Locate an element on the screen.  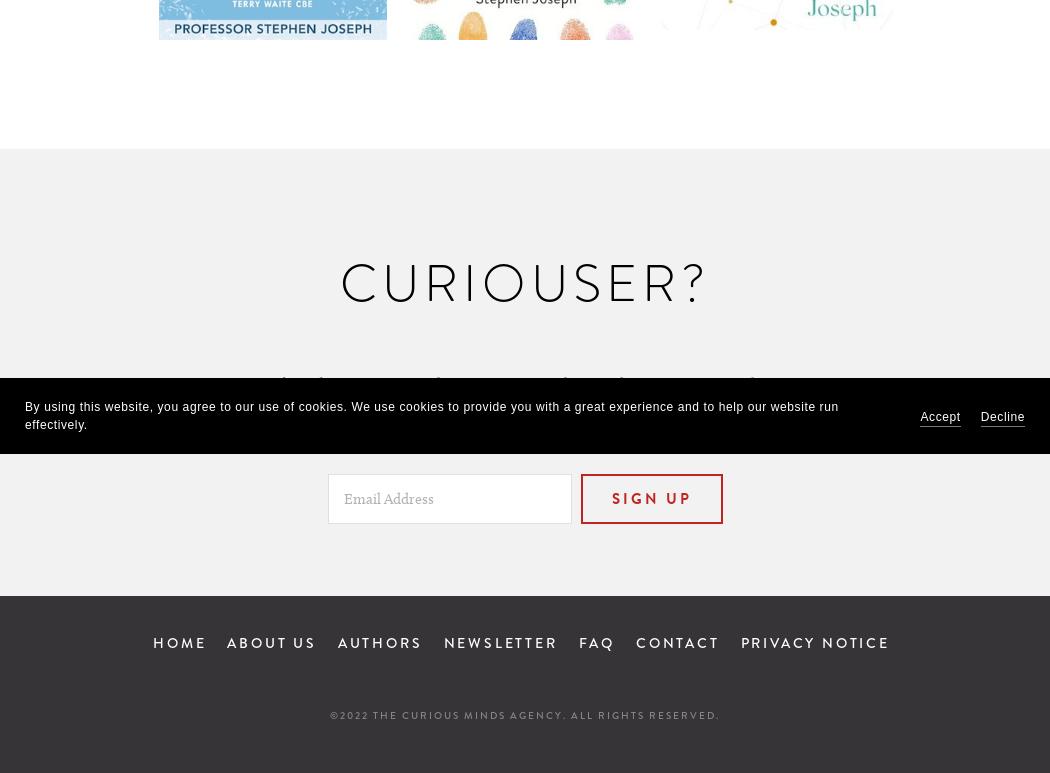
'Decline' is located at coordinates (1002, 415).